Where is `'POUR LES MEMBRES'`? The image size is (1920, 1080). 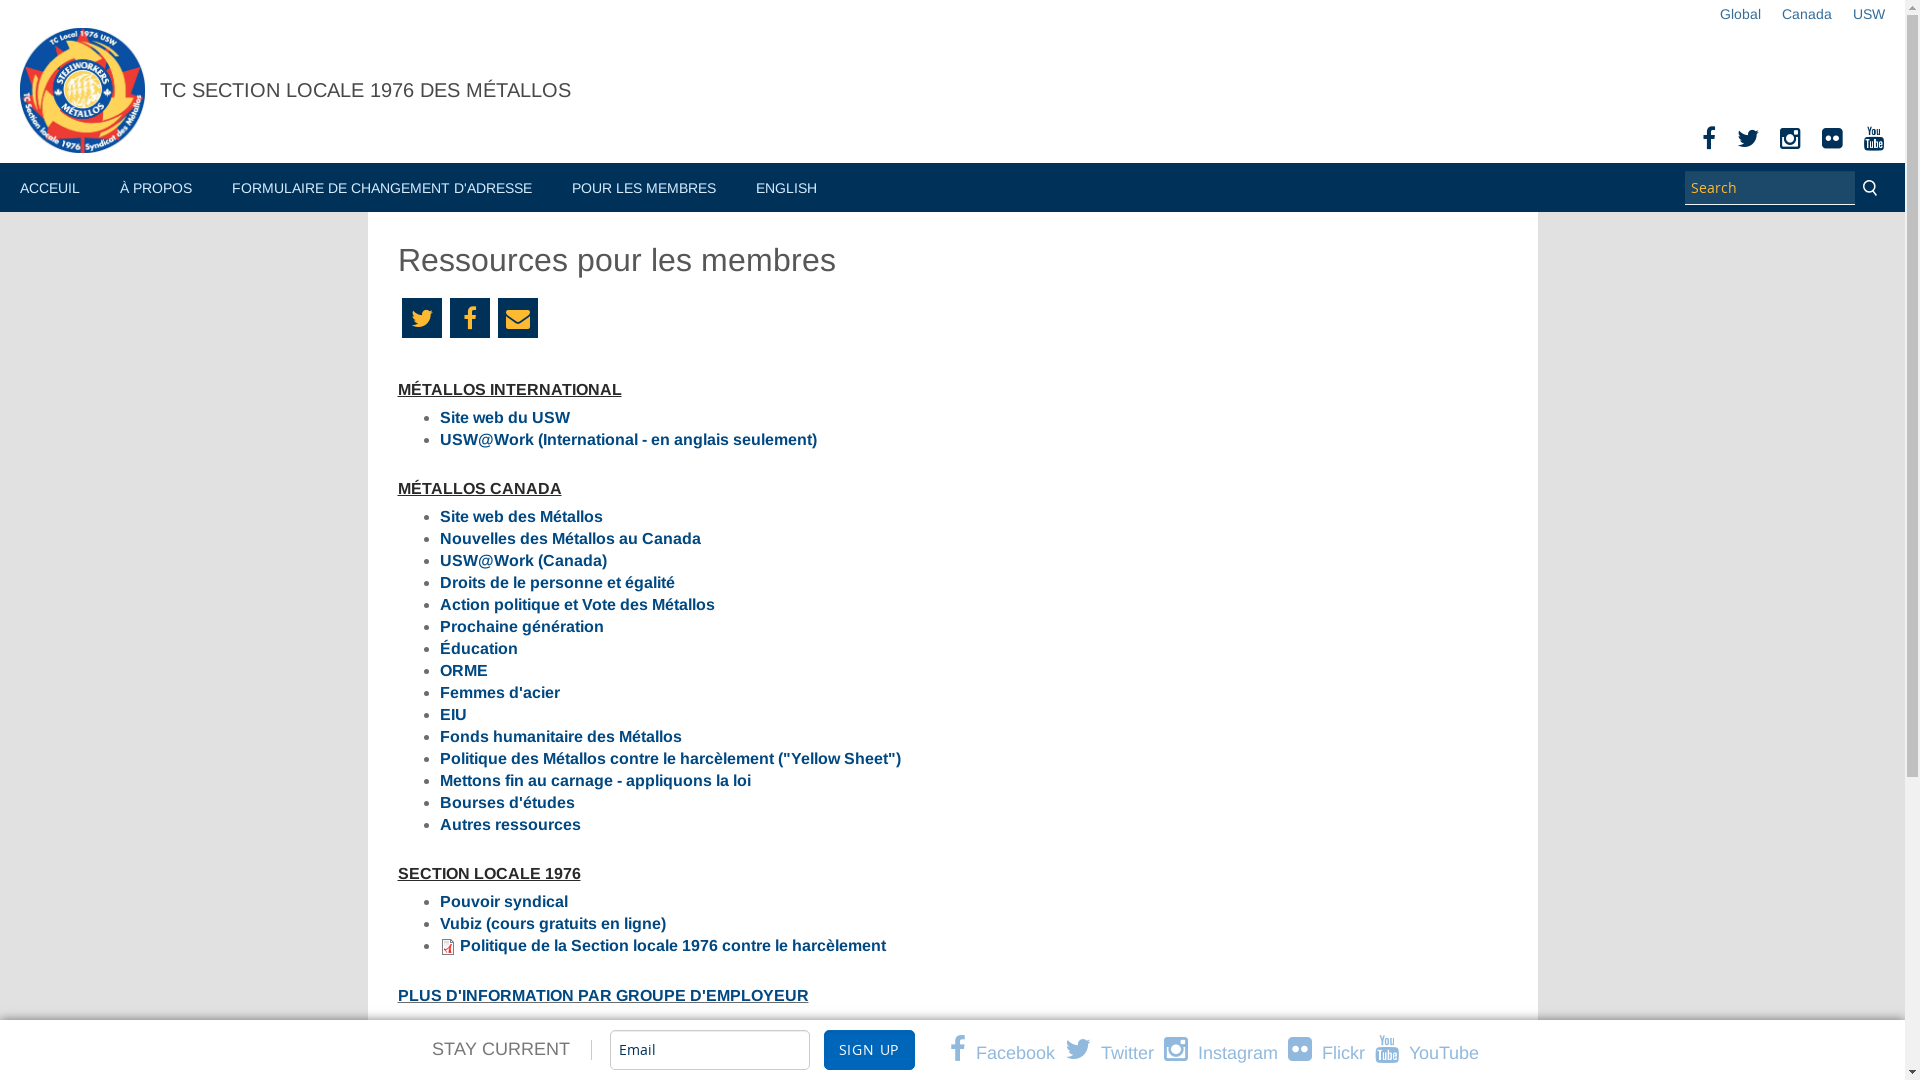
'POUR LES MEMBRES' is located at coordinates (570, 190).